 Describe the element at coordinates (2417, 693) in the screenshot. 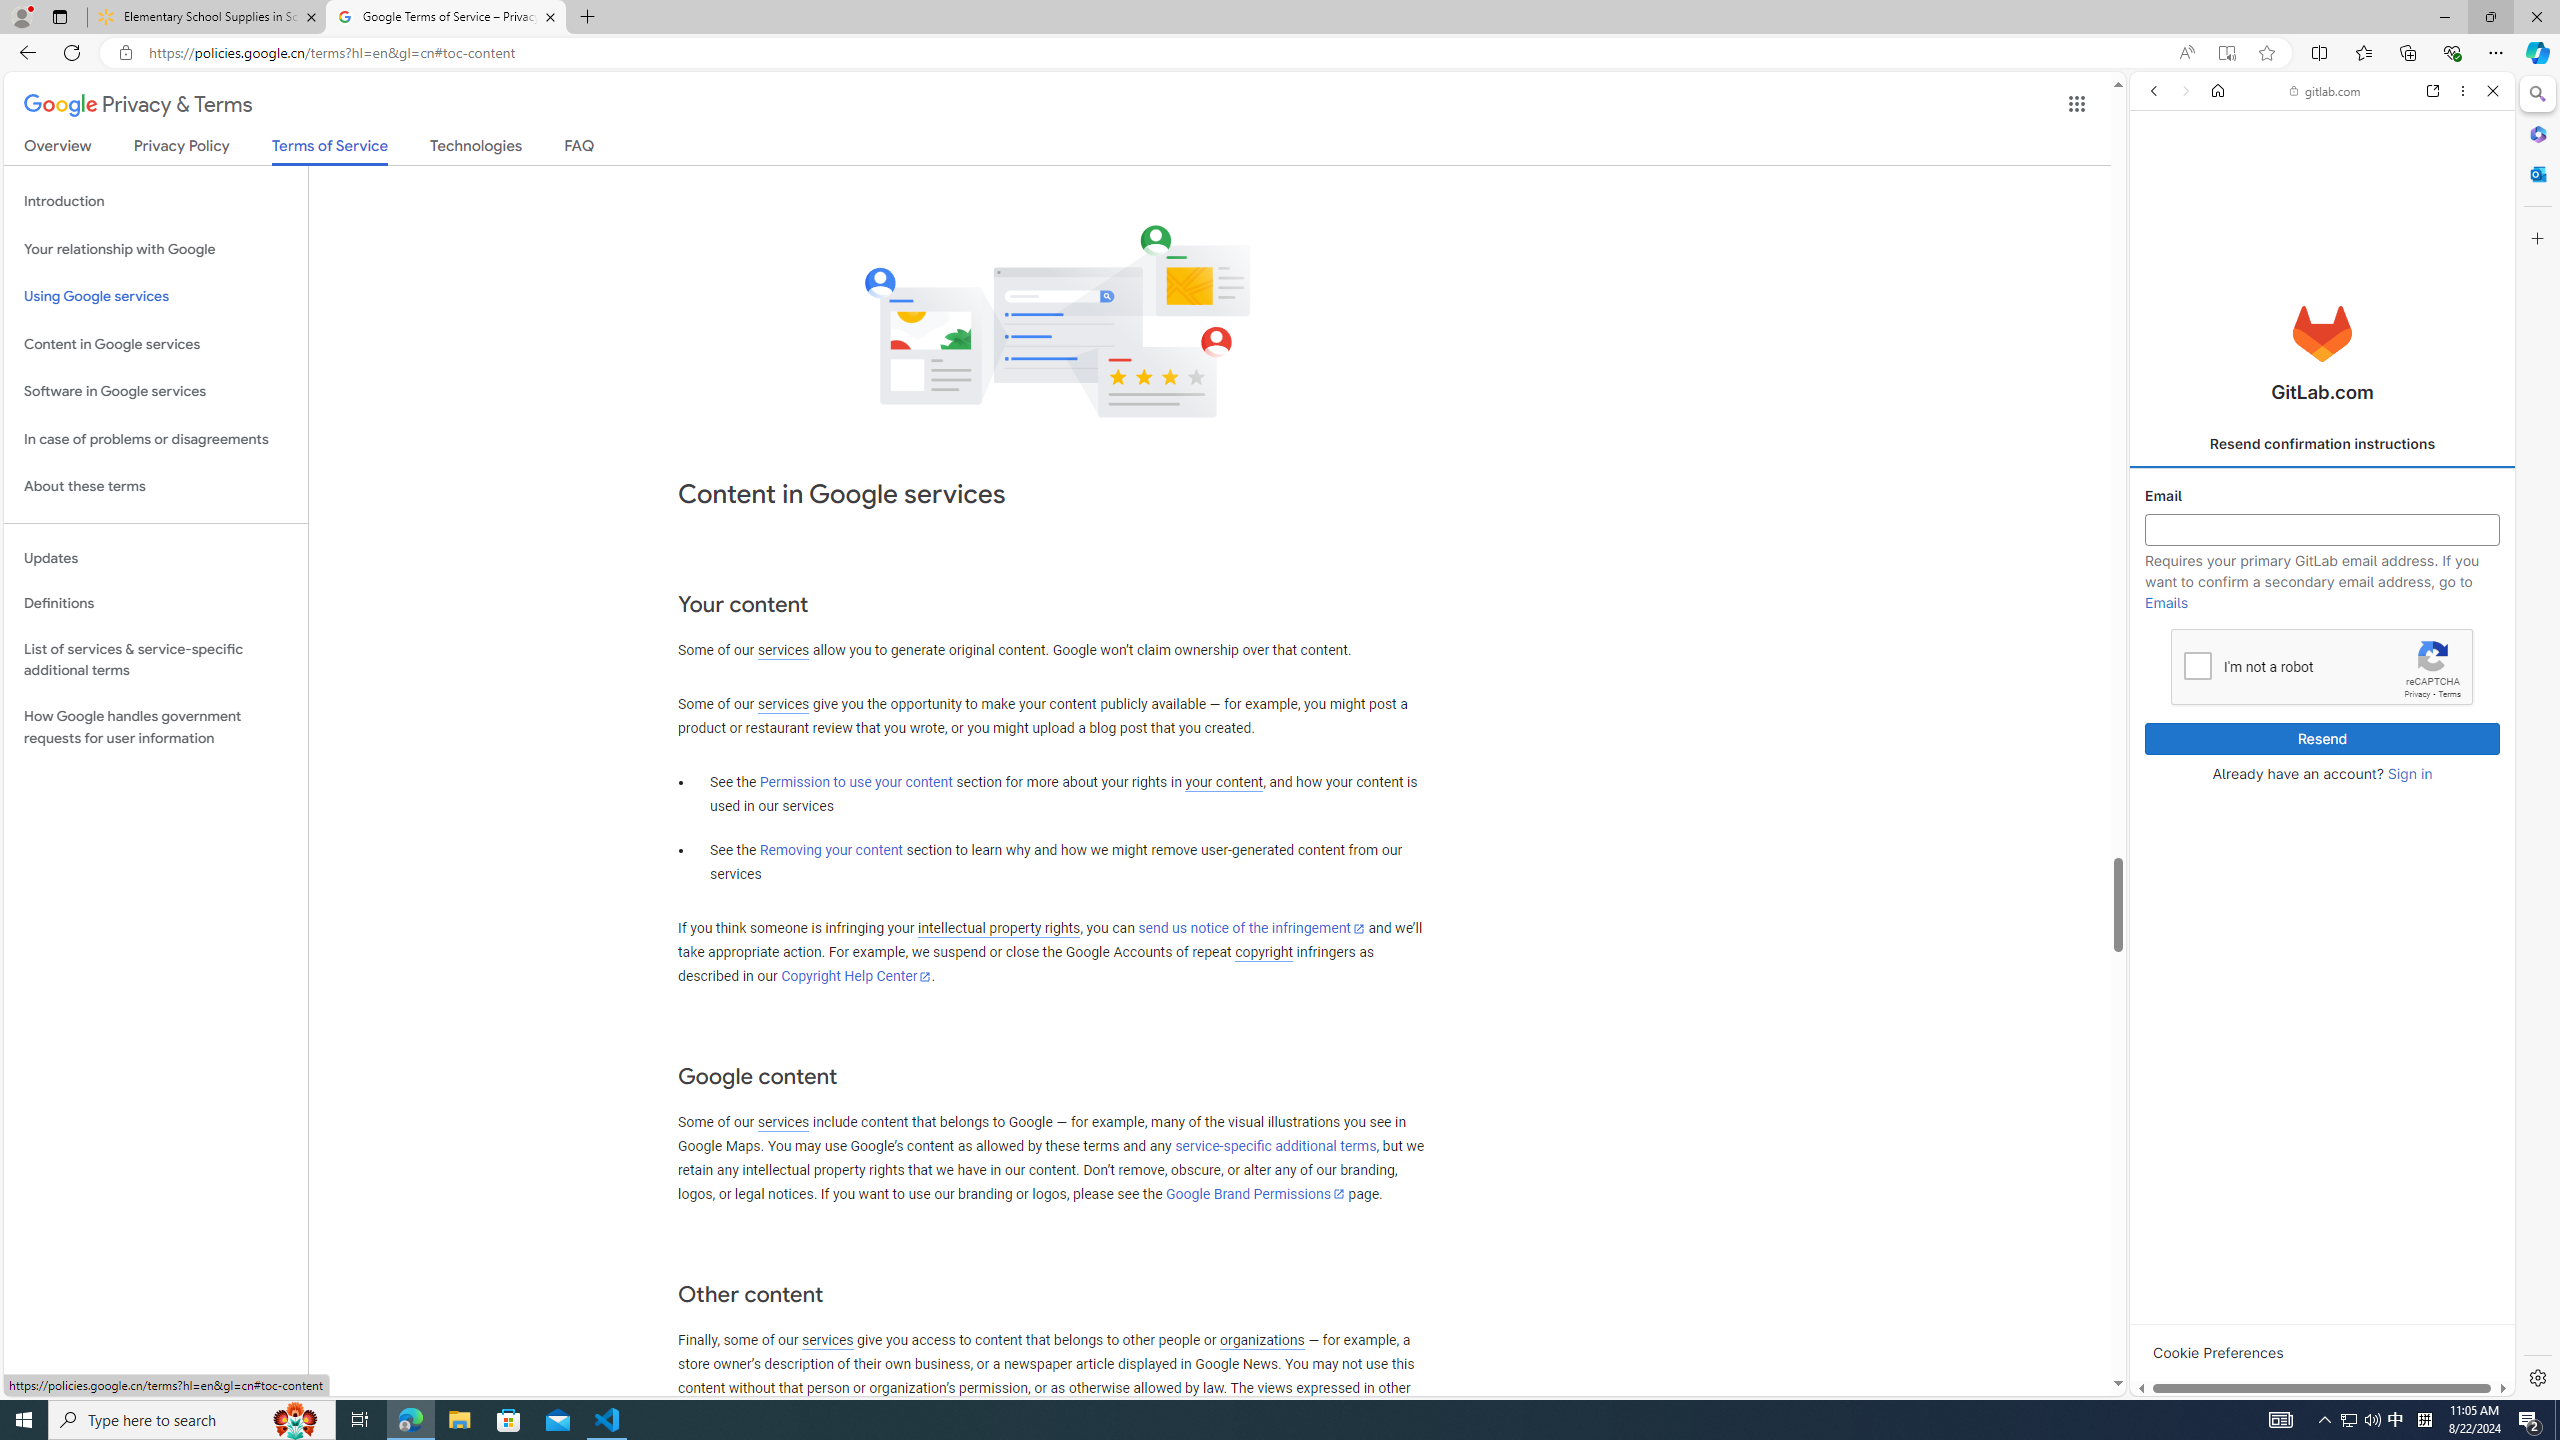

I see `'Privacy'` at that location.